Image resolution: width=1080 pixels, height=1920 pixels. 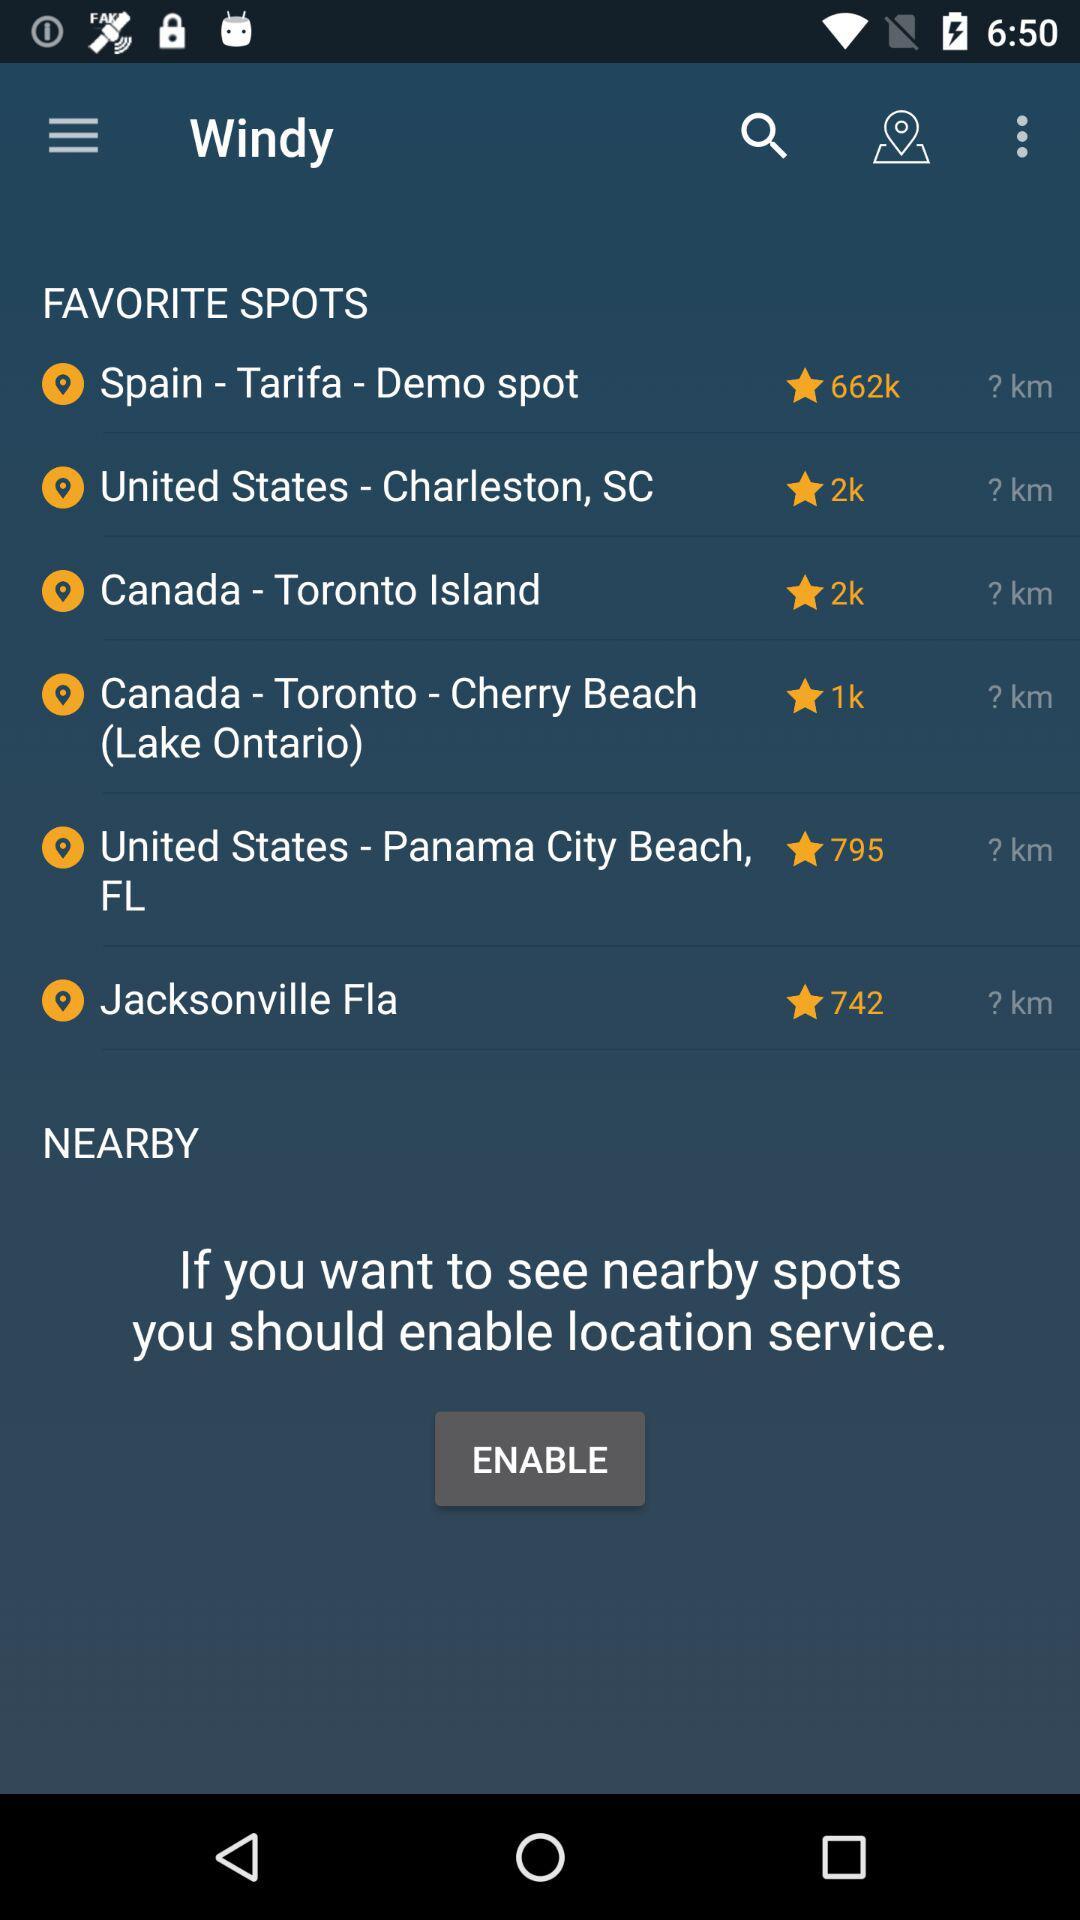 I want to click on icon to the left of ? km icon, so click(x=868, y=385).